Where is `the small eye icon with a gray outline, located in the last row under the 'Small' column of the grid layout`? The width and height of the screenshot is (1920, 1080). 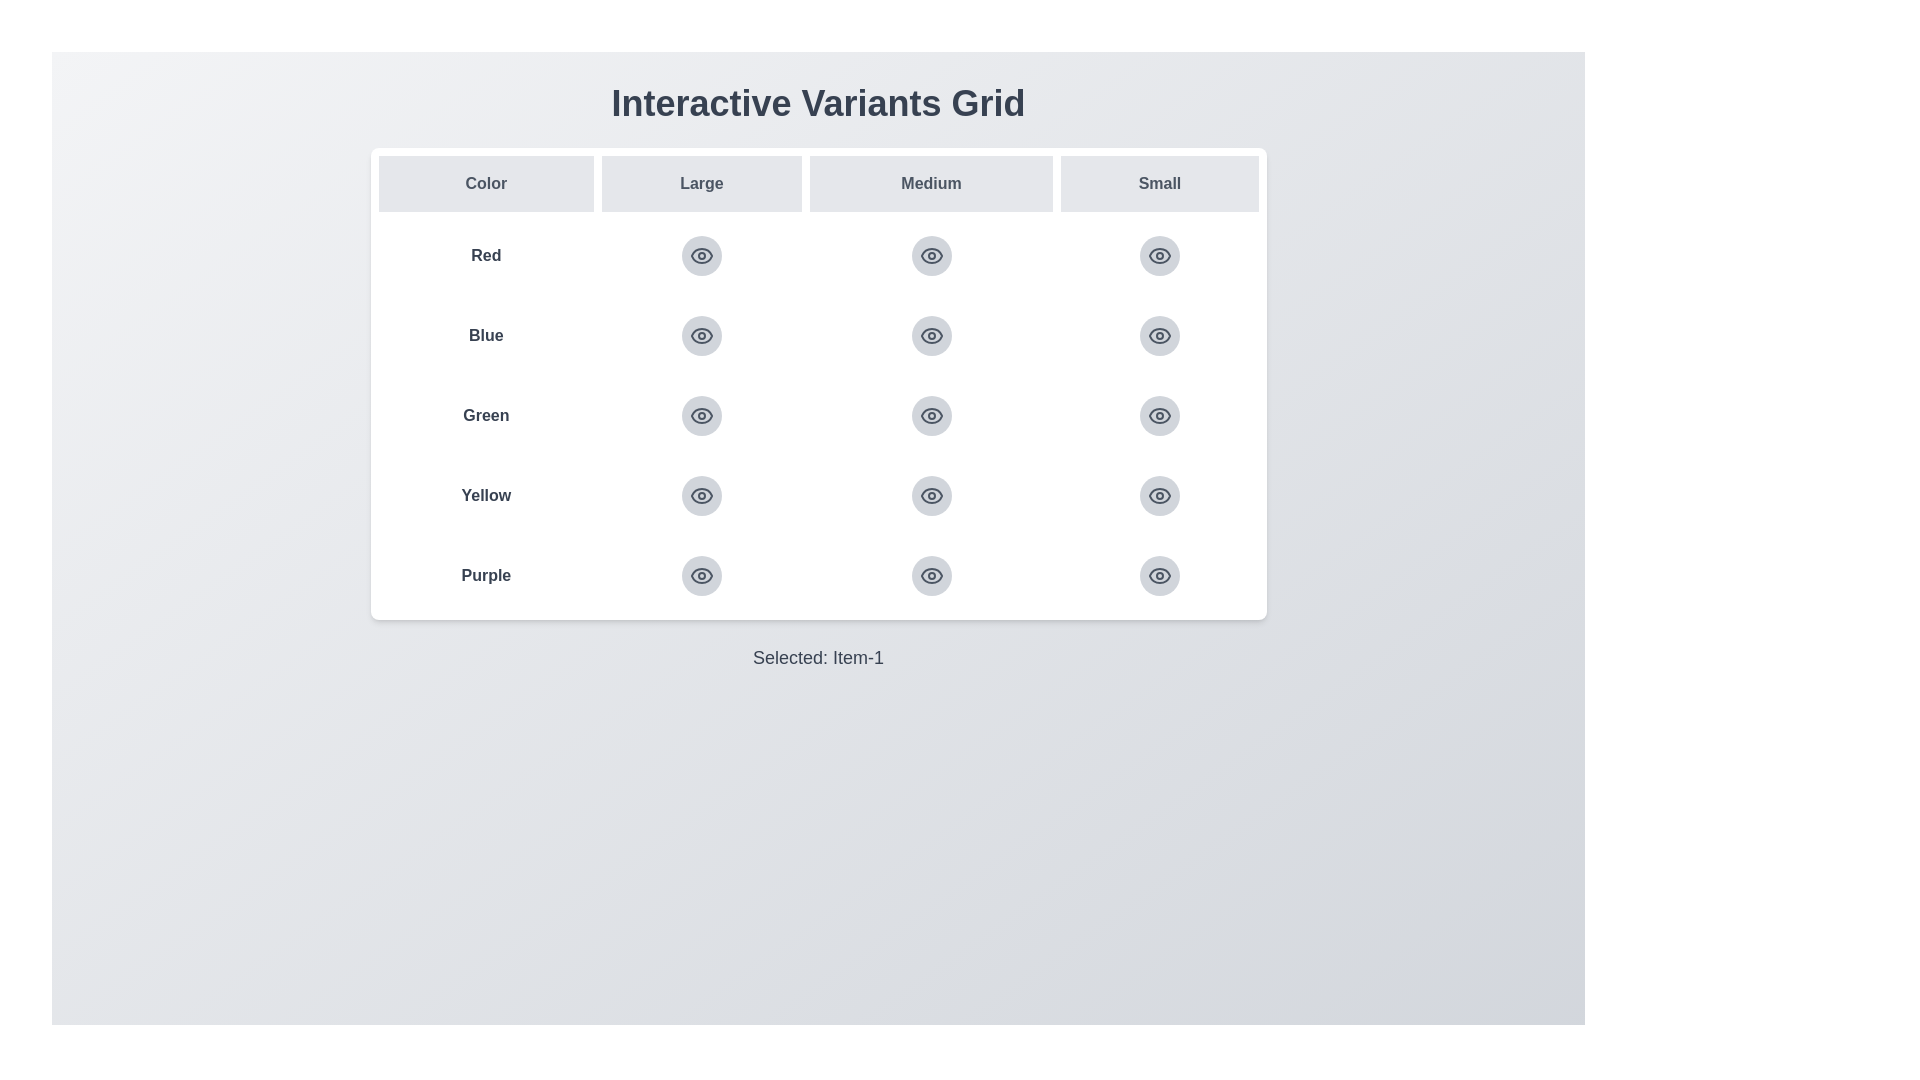
the small eye icon with a gray outline, located in the last row under the 'Small' column of the grid layout is located at coordinates (1160, 415).